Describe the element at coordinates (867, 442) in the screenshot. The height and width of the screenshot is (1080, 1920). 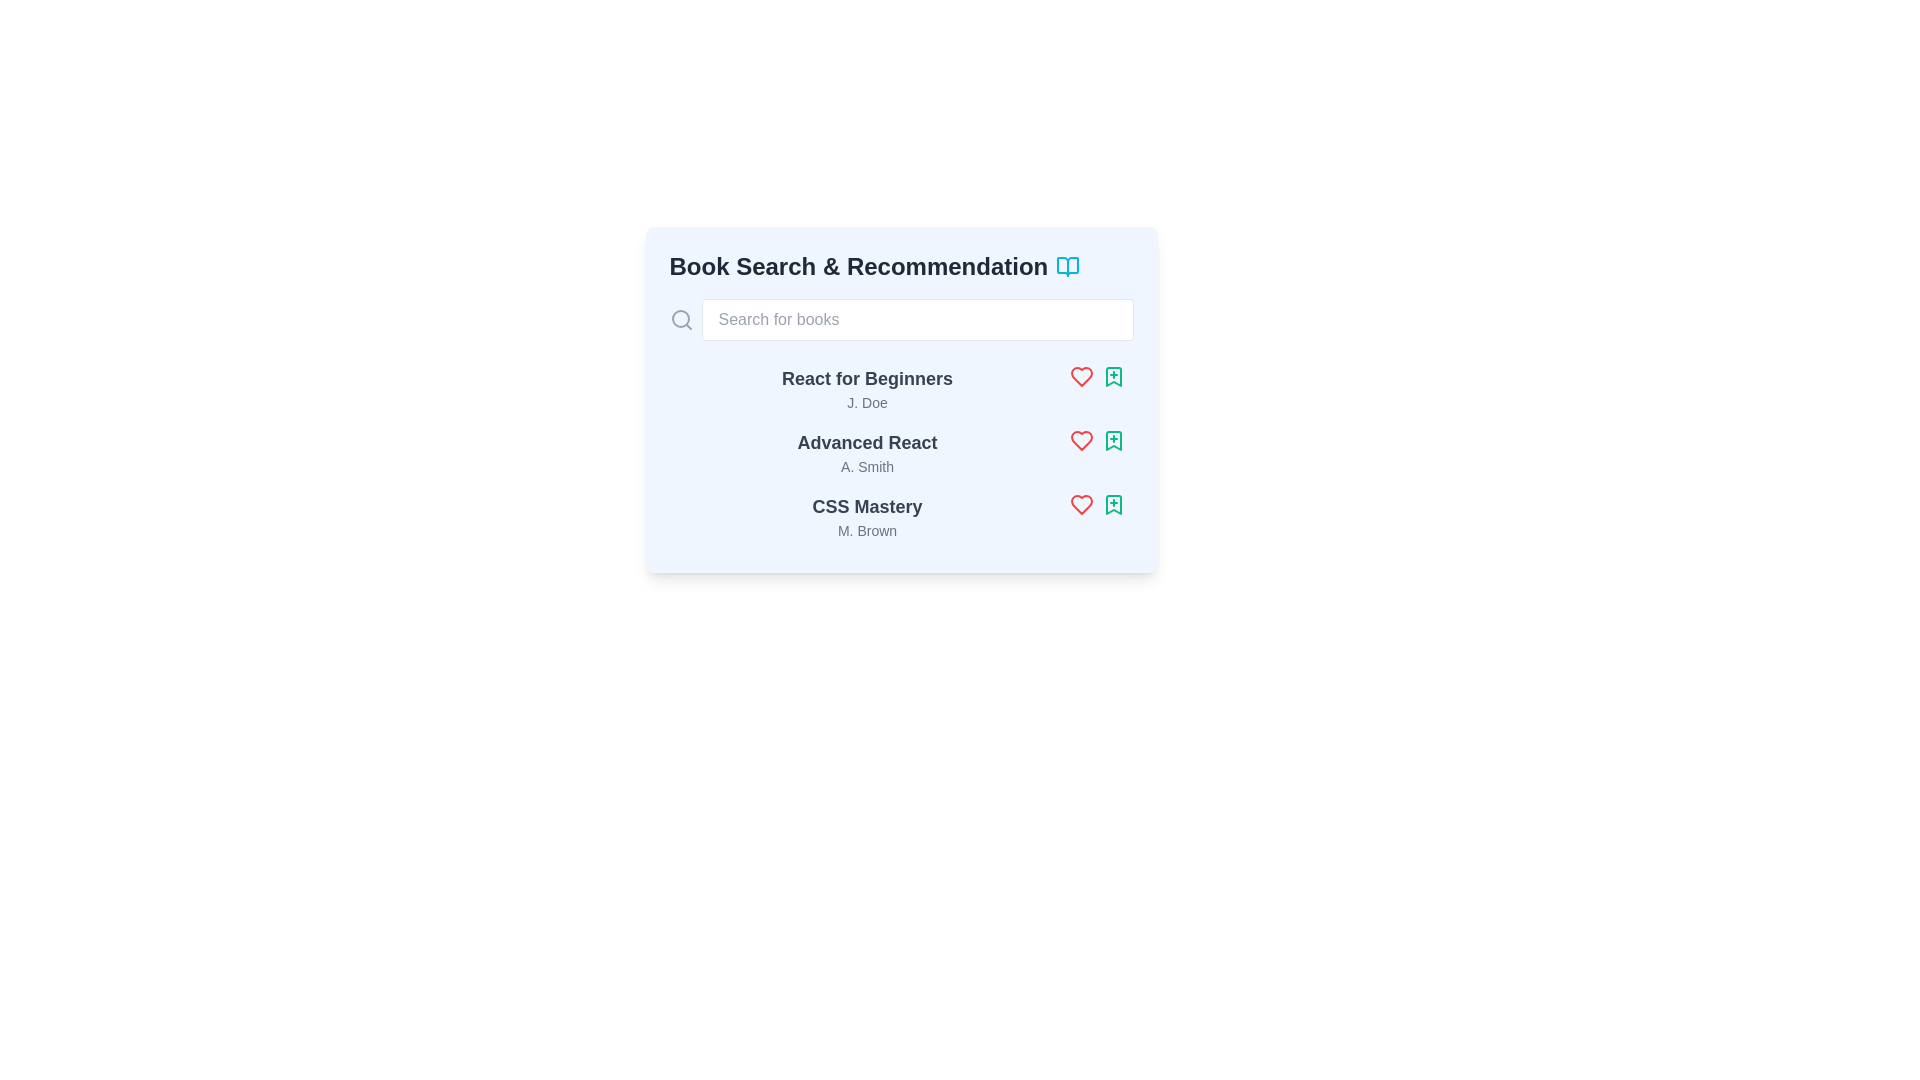
I see `the text label displaying 'Advanced React' which is styled in bold and larger font, located above 'A. Smith' in the central middle-right area of the book titles section` at that location.